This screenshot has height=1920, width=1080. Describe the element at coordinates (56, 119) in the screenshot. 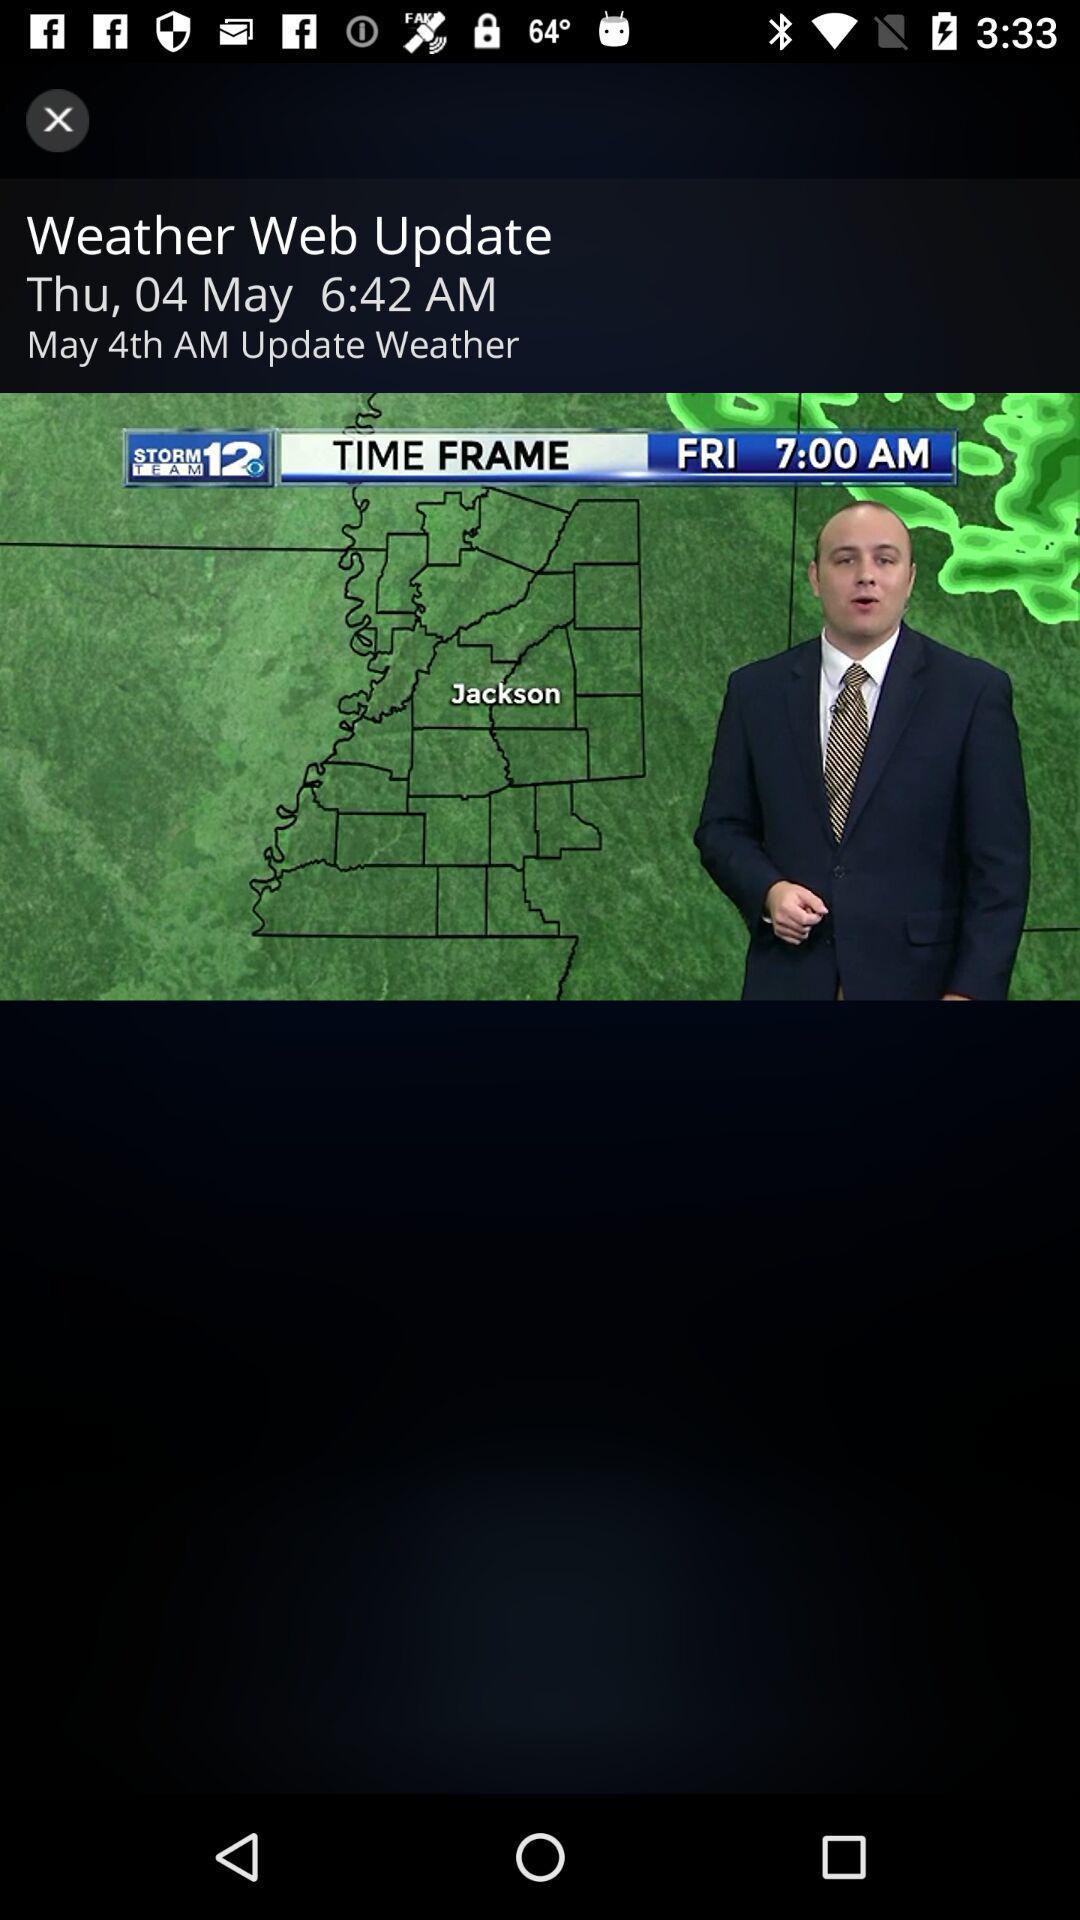

I see `the close icon` at that location.